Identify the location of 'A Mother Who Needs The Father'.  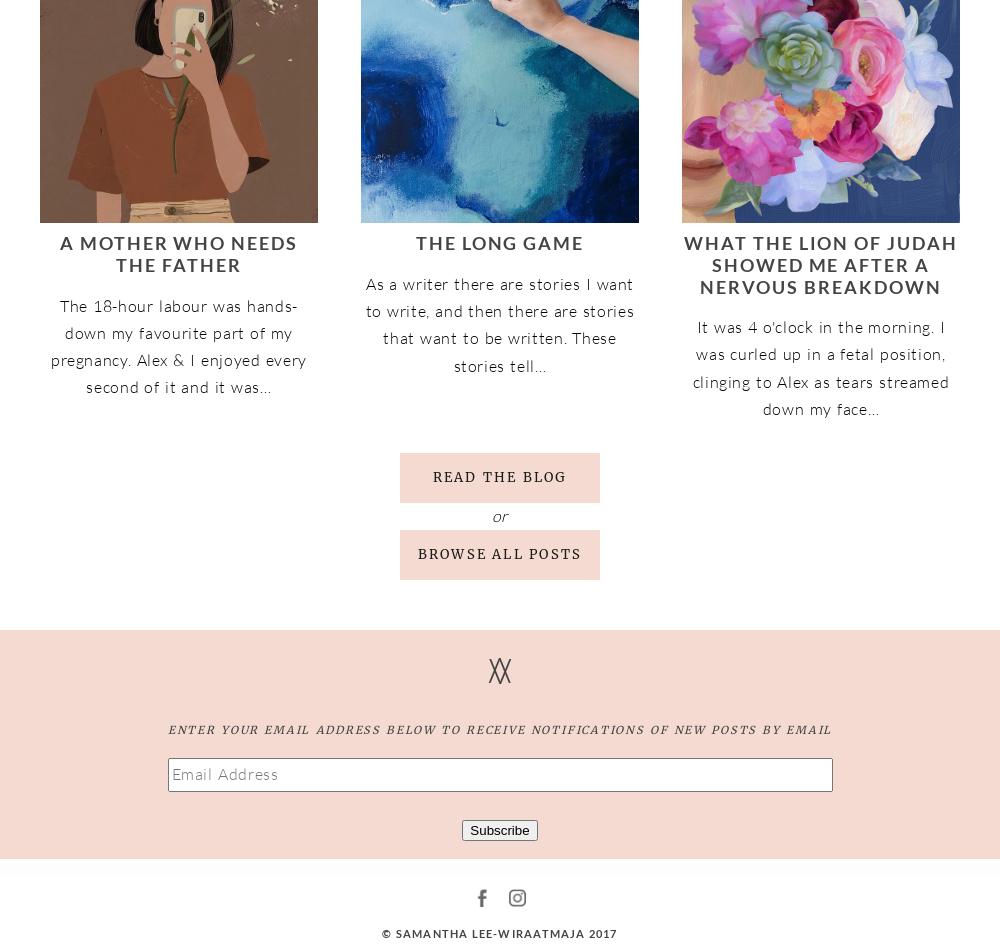
(59, 253).